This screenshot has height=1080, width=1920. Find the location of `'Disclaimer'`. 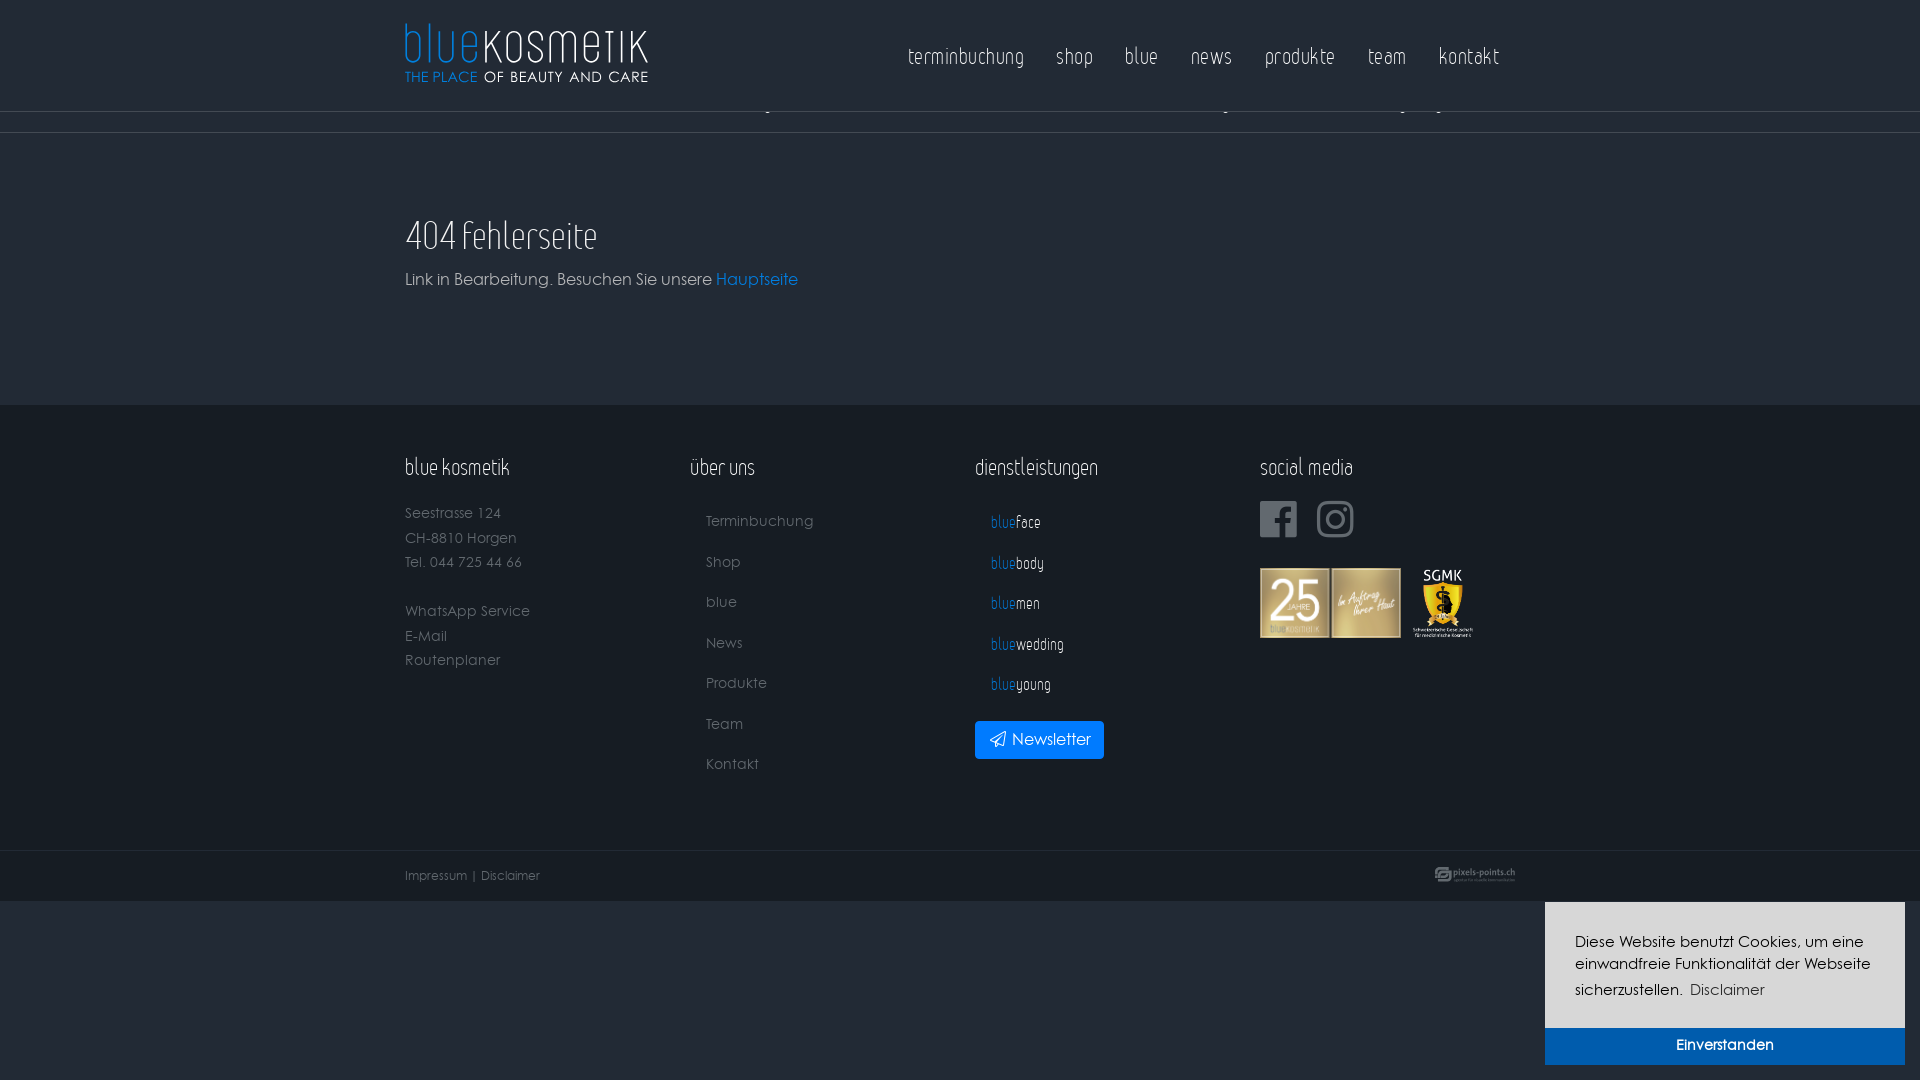

'Disclaimer' is located at coordinates (1685, 991).